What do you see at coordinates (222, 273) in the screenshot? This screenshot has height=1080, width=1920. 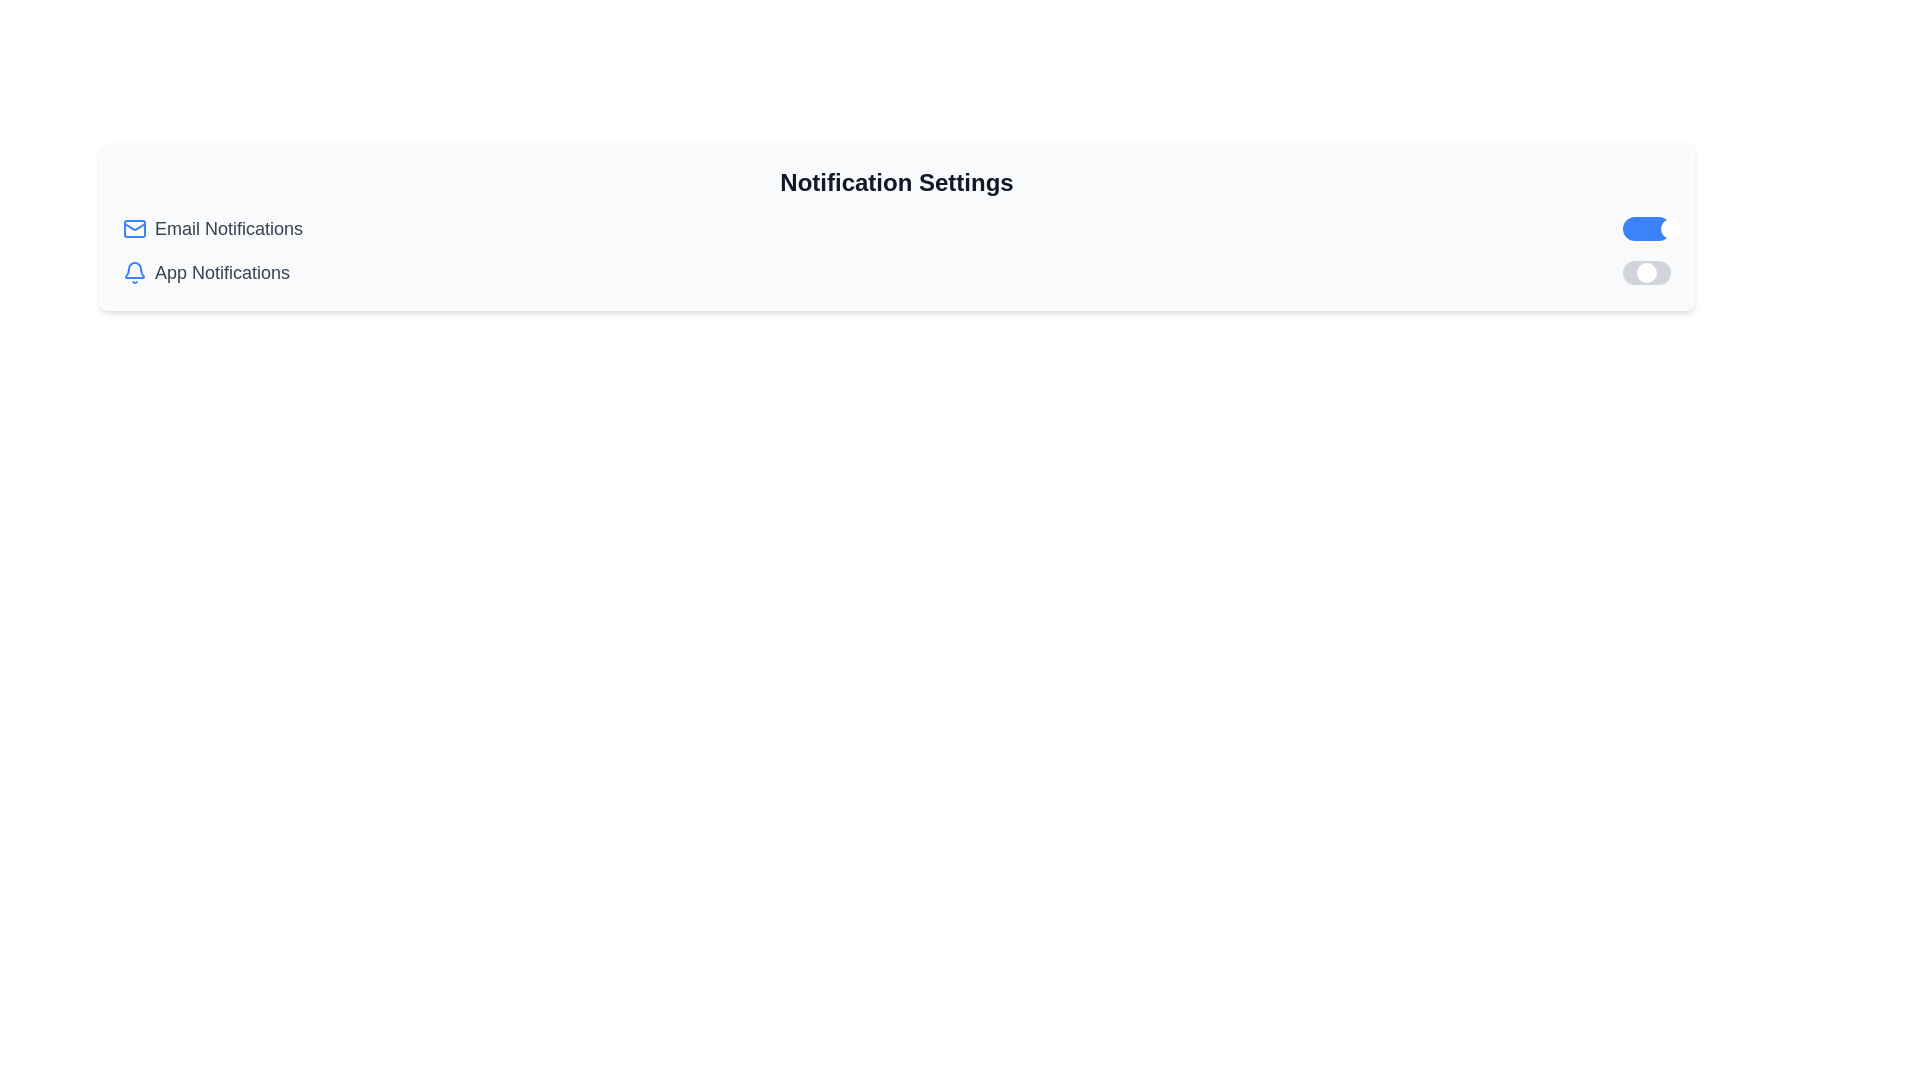 I see `the Text Label for App Notifications` at bounding box center [222, 273].